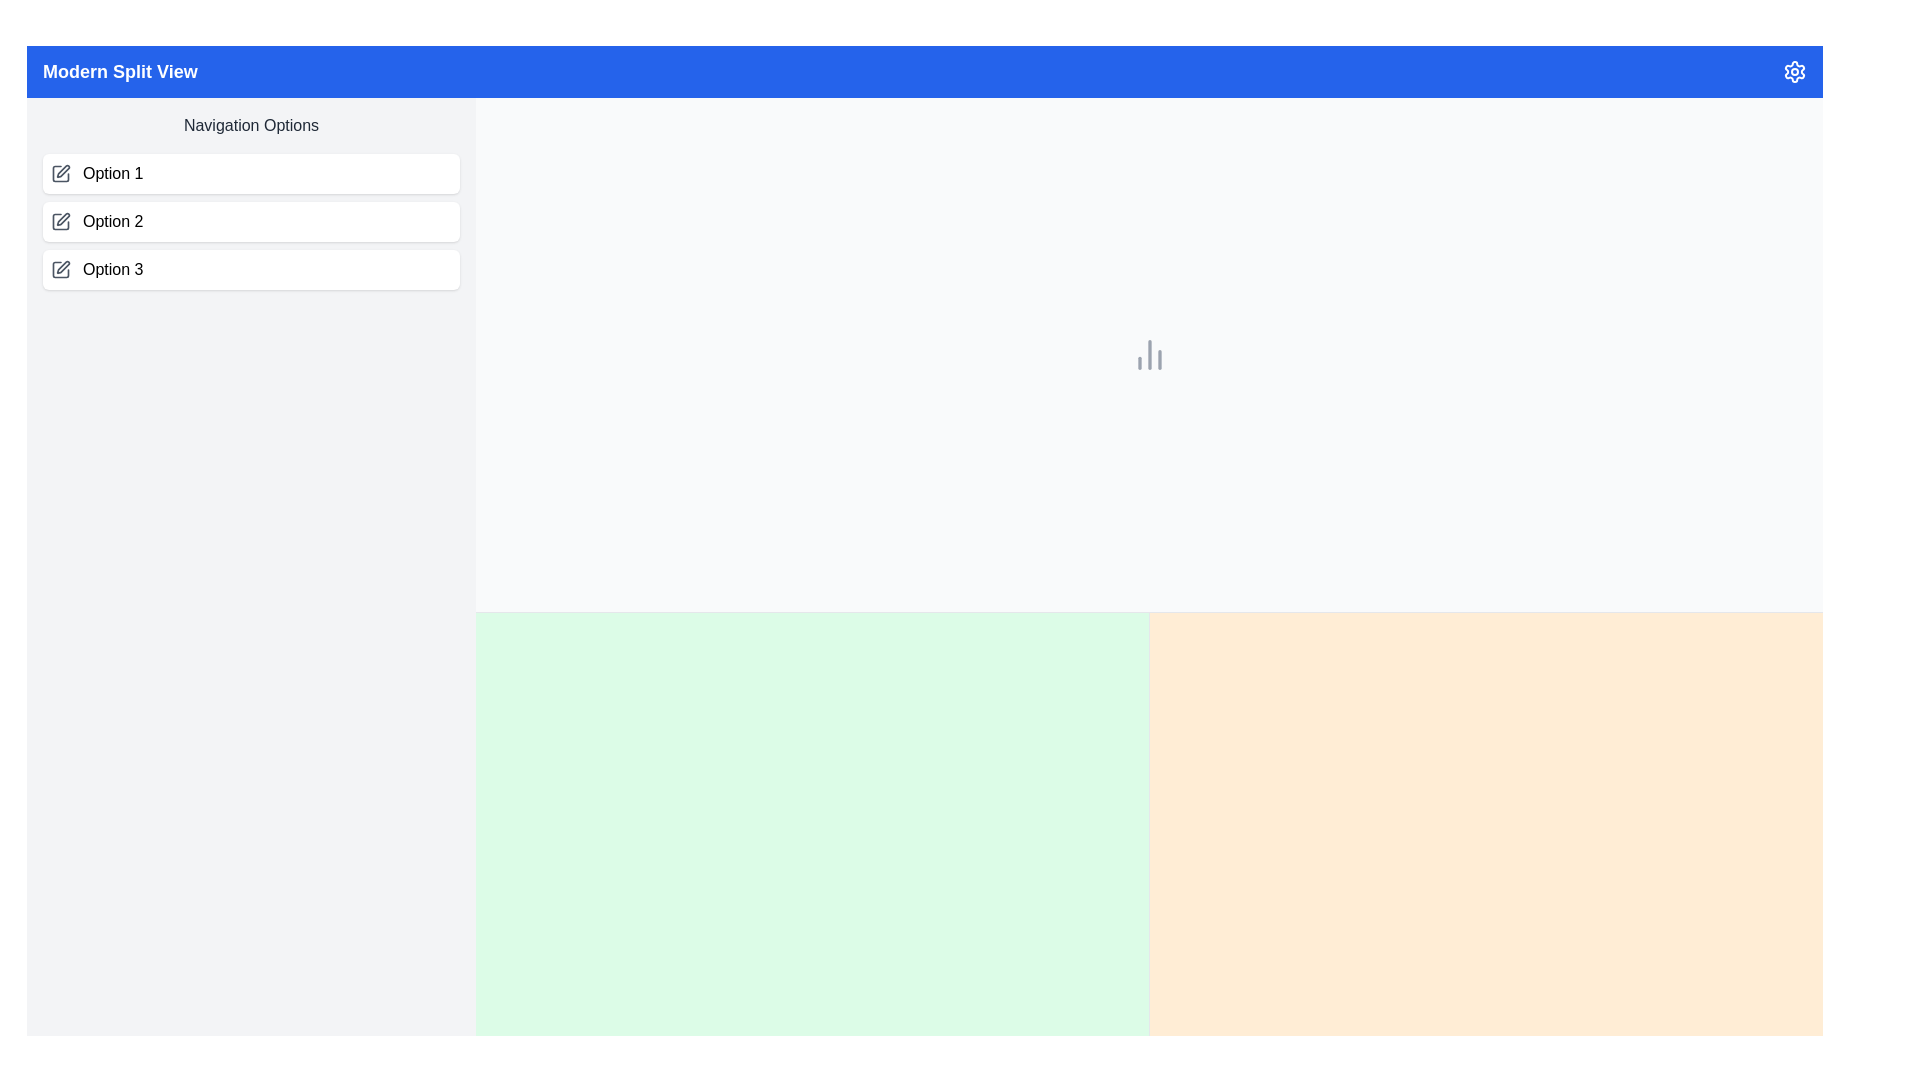 The image size is (1920, 1080). Describe the element at coordinates (63, 266) in the screenshot. I see `the edit icon associated with 'Option 3' in the left sidebar` at that location.